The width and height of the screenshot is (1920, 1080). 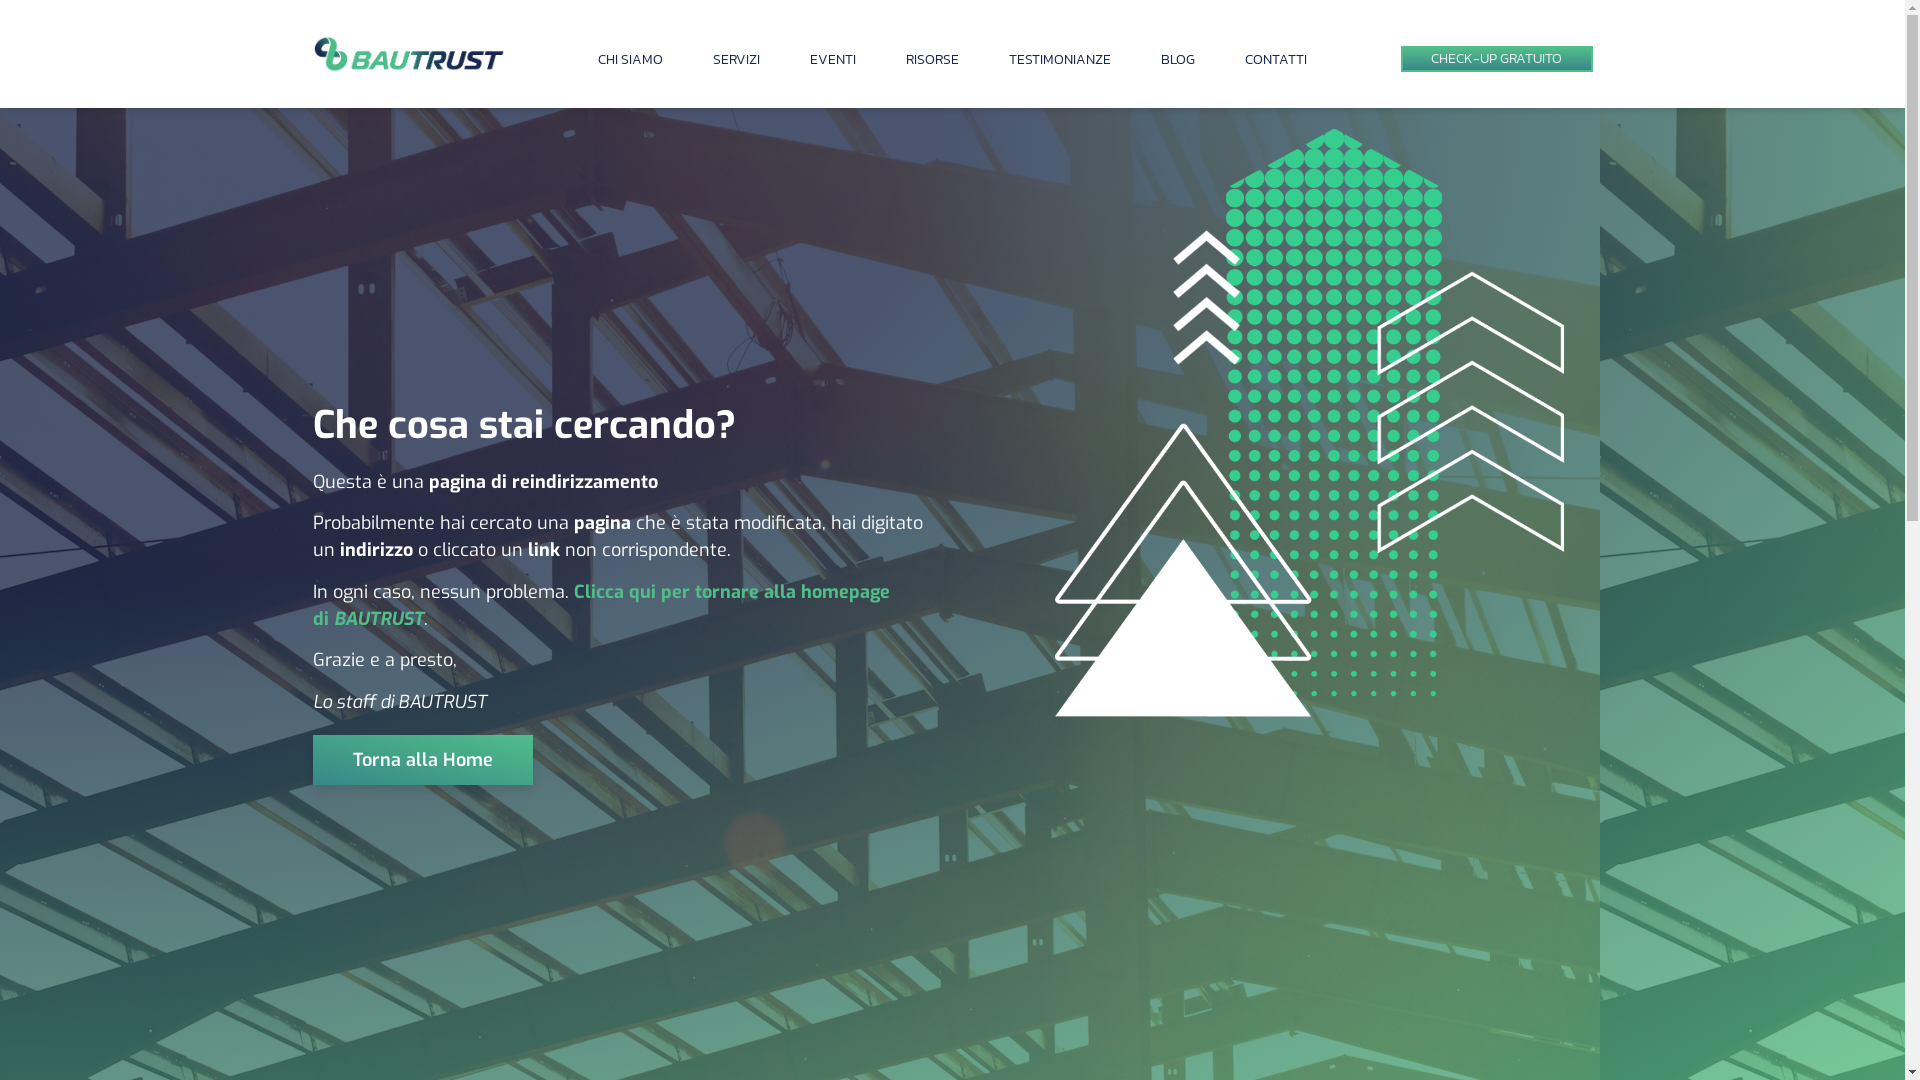 I want to click on 'BLOG', so click(x=1177, y=59).